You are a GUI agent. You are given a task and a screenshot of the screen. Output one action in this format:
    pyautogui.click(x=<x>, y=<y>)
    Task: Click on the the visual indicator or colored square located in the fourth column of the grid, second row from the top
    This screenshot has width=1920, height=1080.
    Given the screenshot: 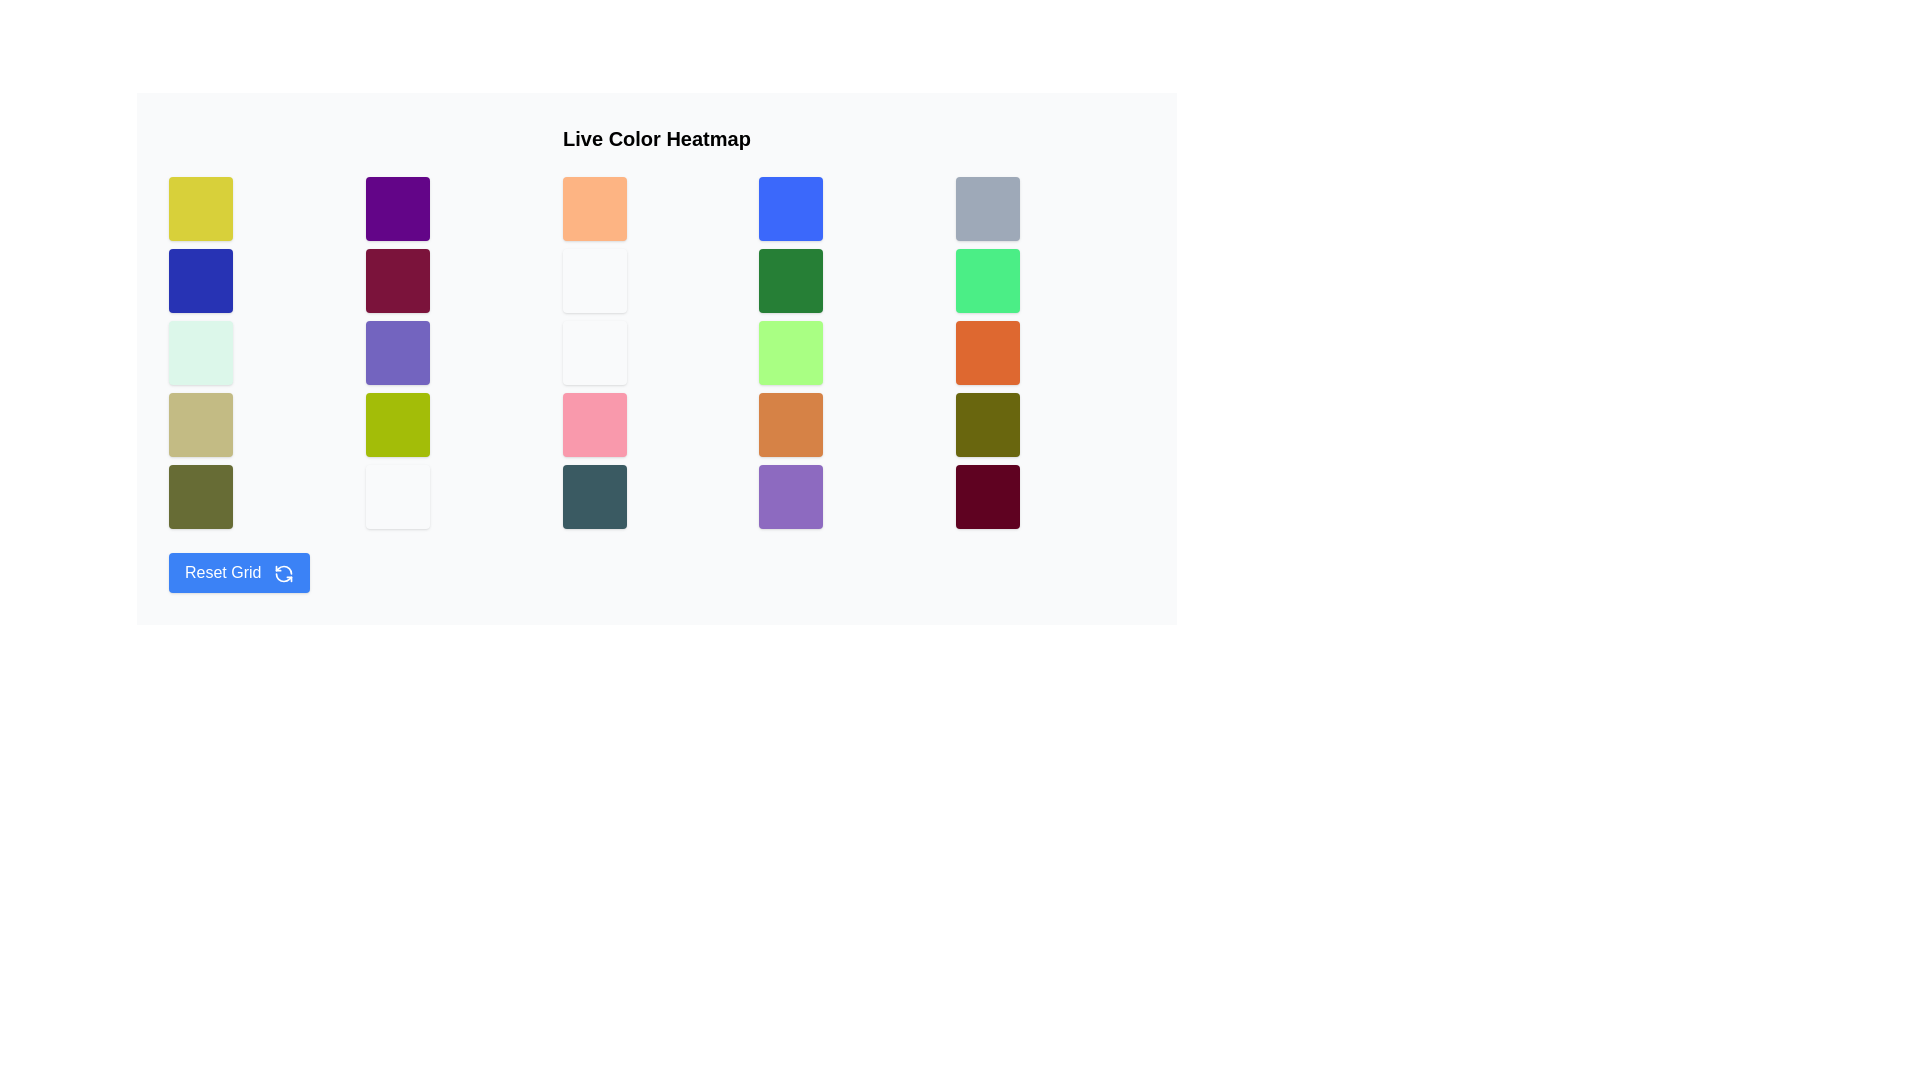 What is the action you would take?
    pyautogui.click(x=790, y=281)
    